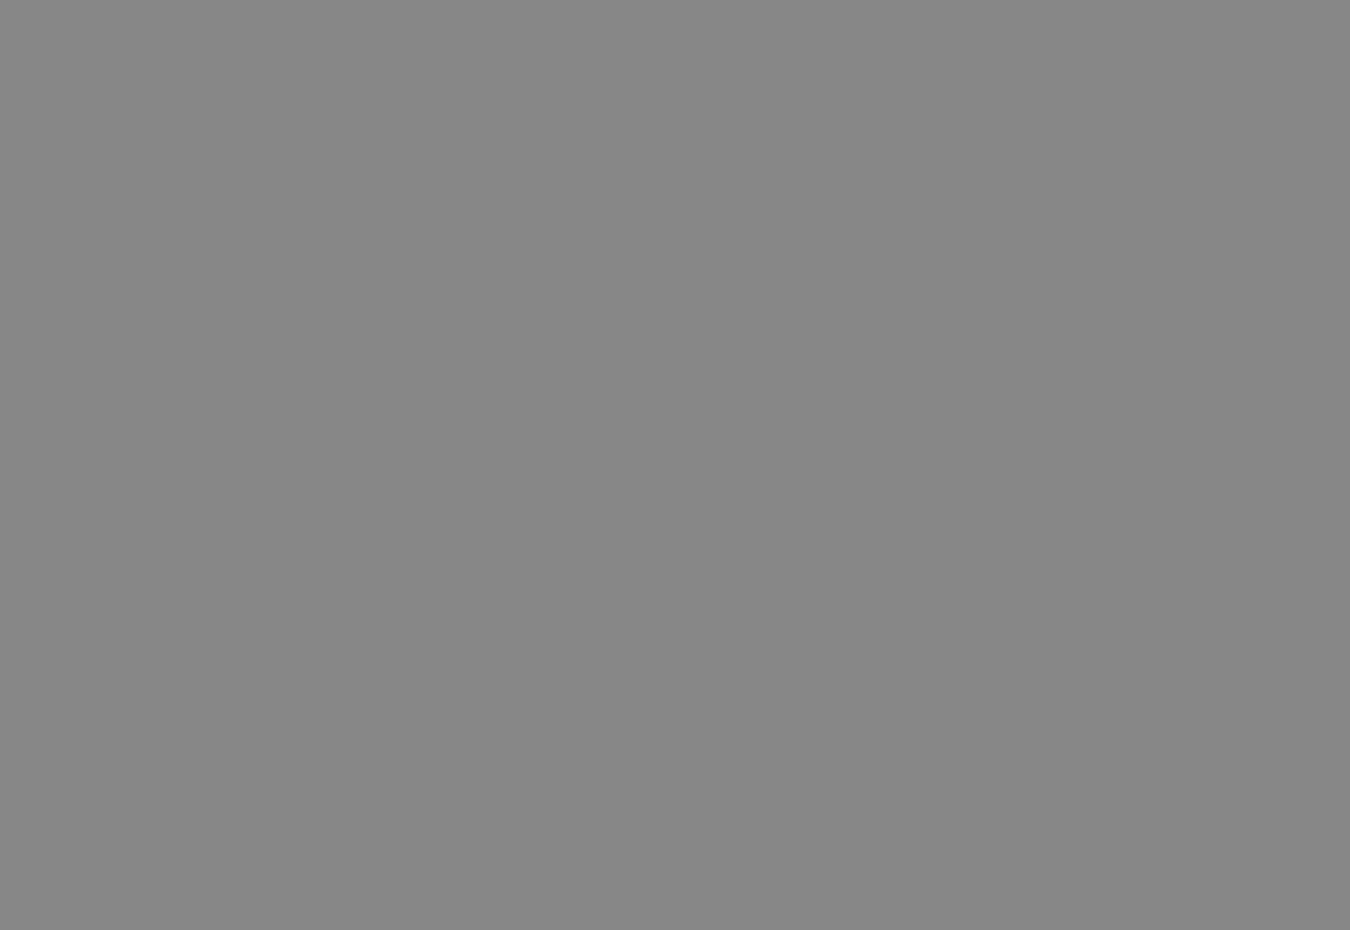  What do you see at coordinates (783, 729) in the screenshot?
I see `'Test Universe'` at bounding box center [783, 729].